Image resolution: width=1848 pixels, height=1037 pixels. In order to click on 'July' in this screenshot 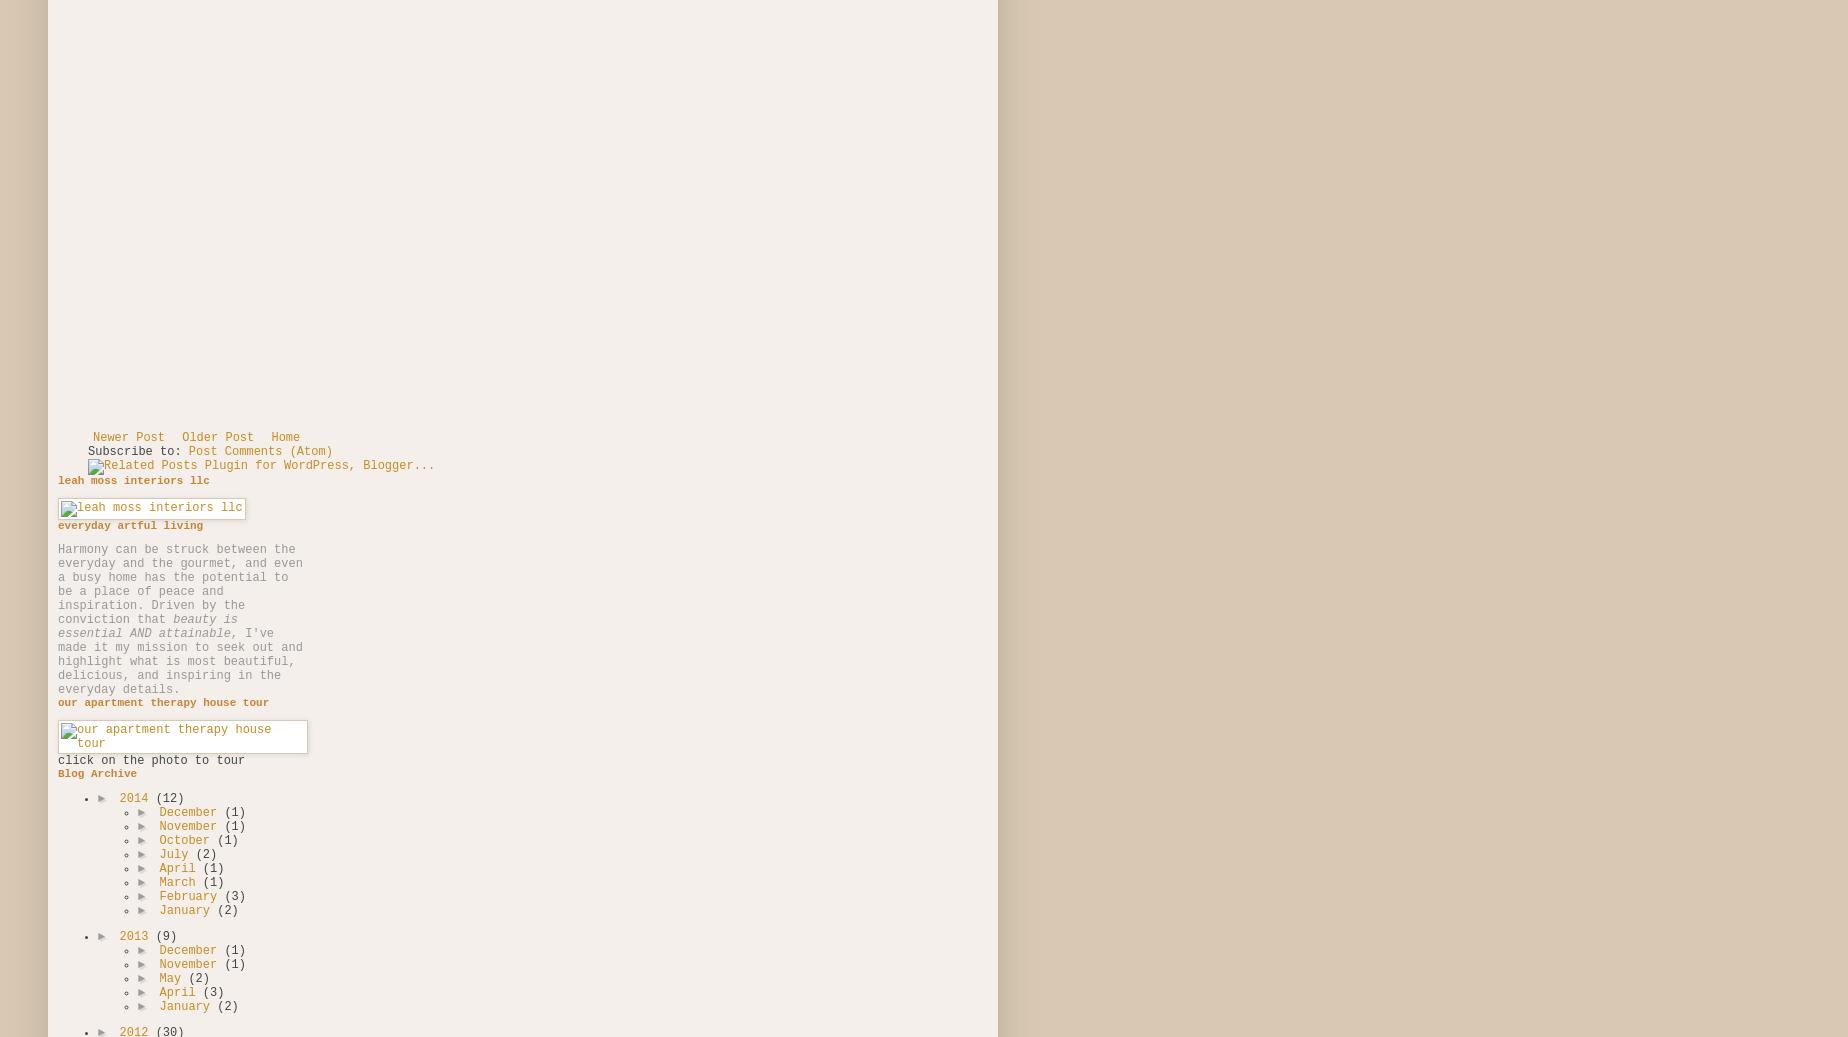, I will do `click(177, 853)`.